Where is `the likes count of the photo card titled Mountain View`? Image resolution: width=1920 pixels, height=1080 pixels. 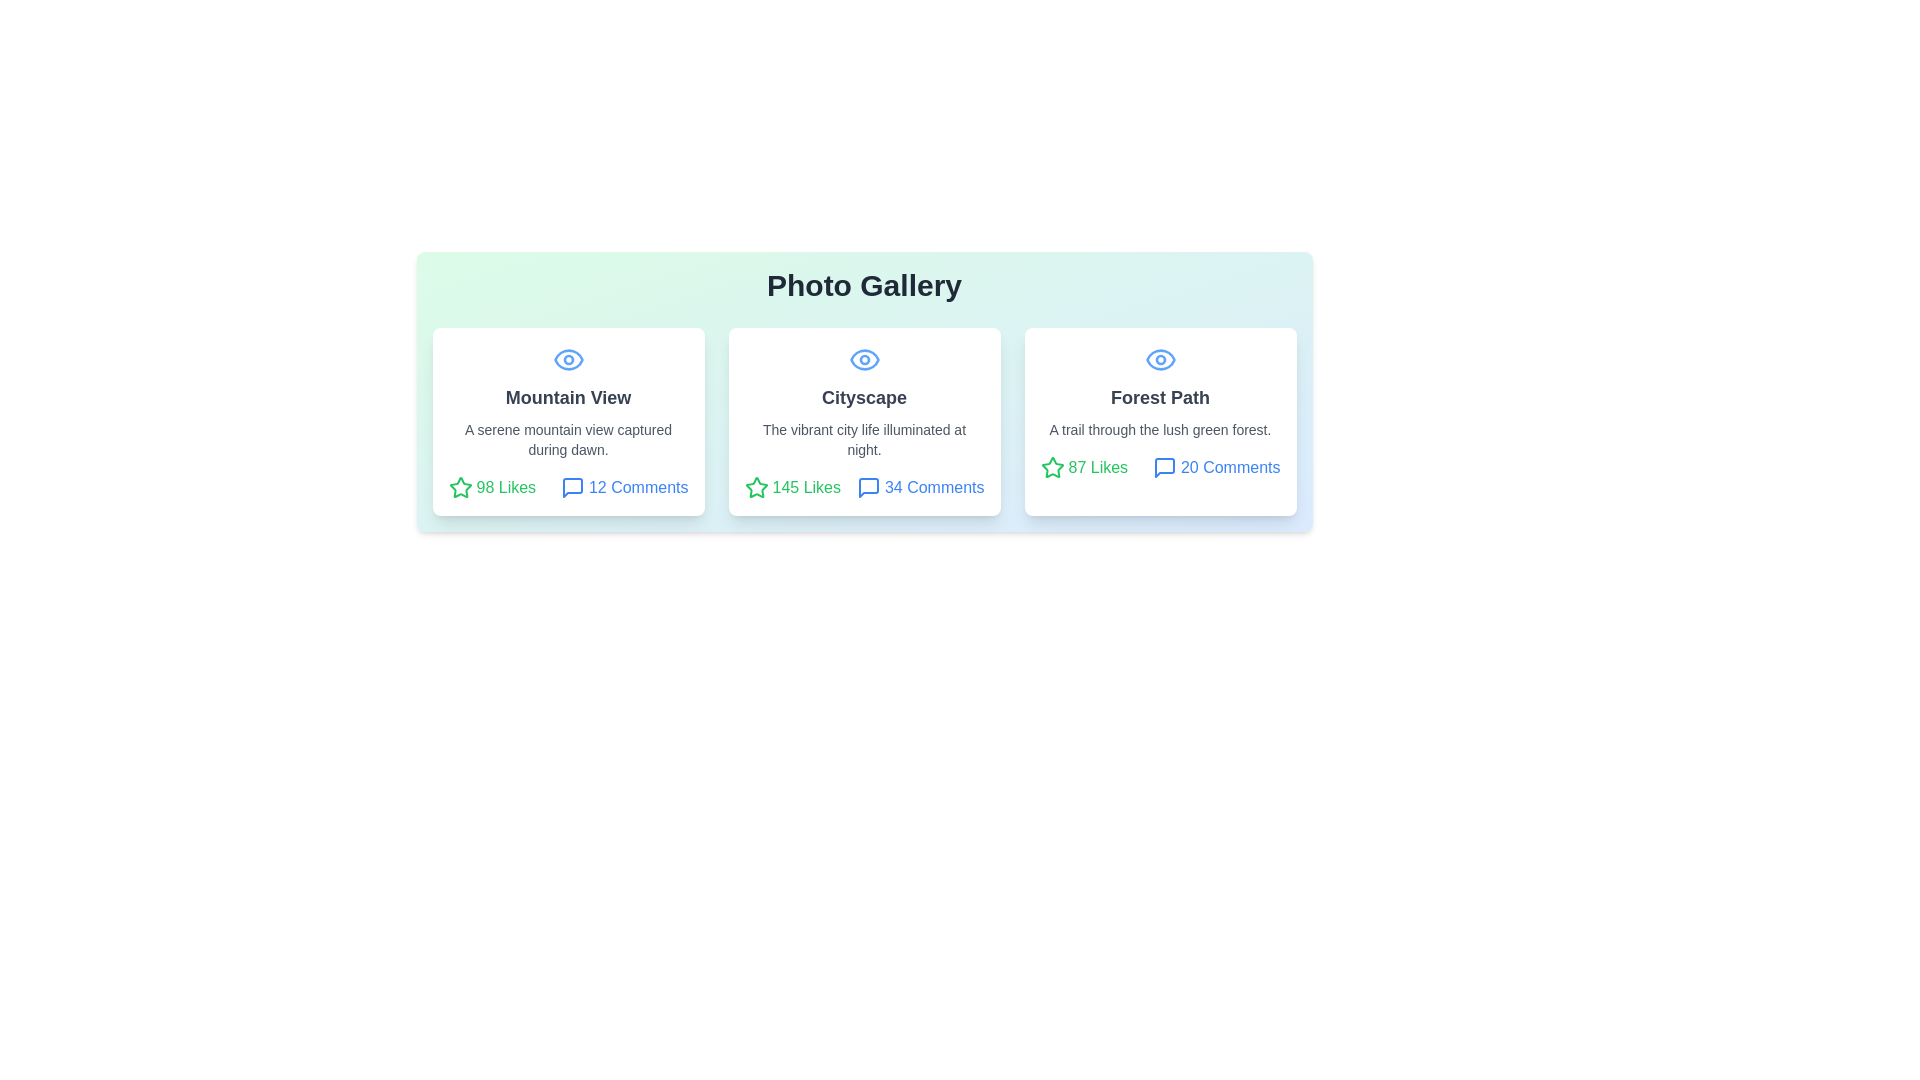 the likes count of the photo card titled Mountain View is located at coordinates (492, 488).